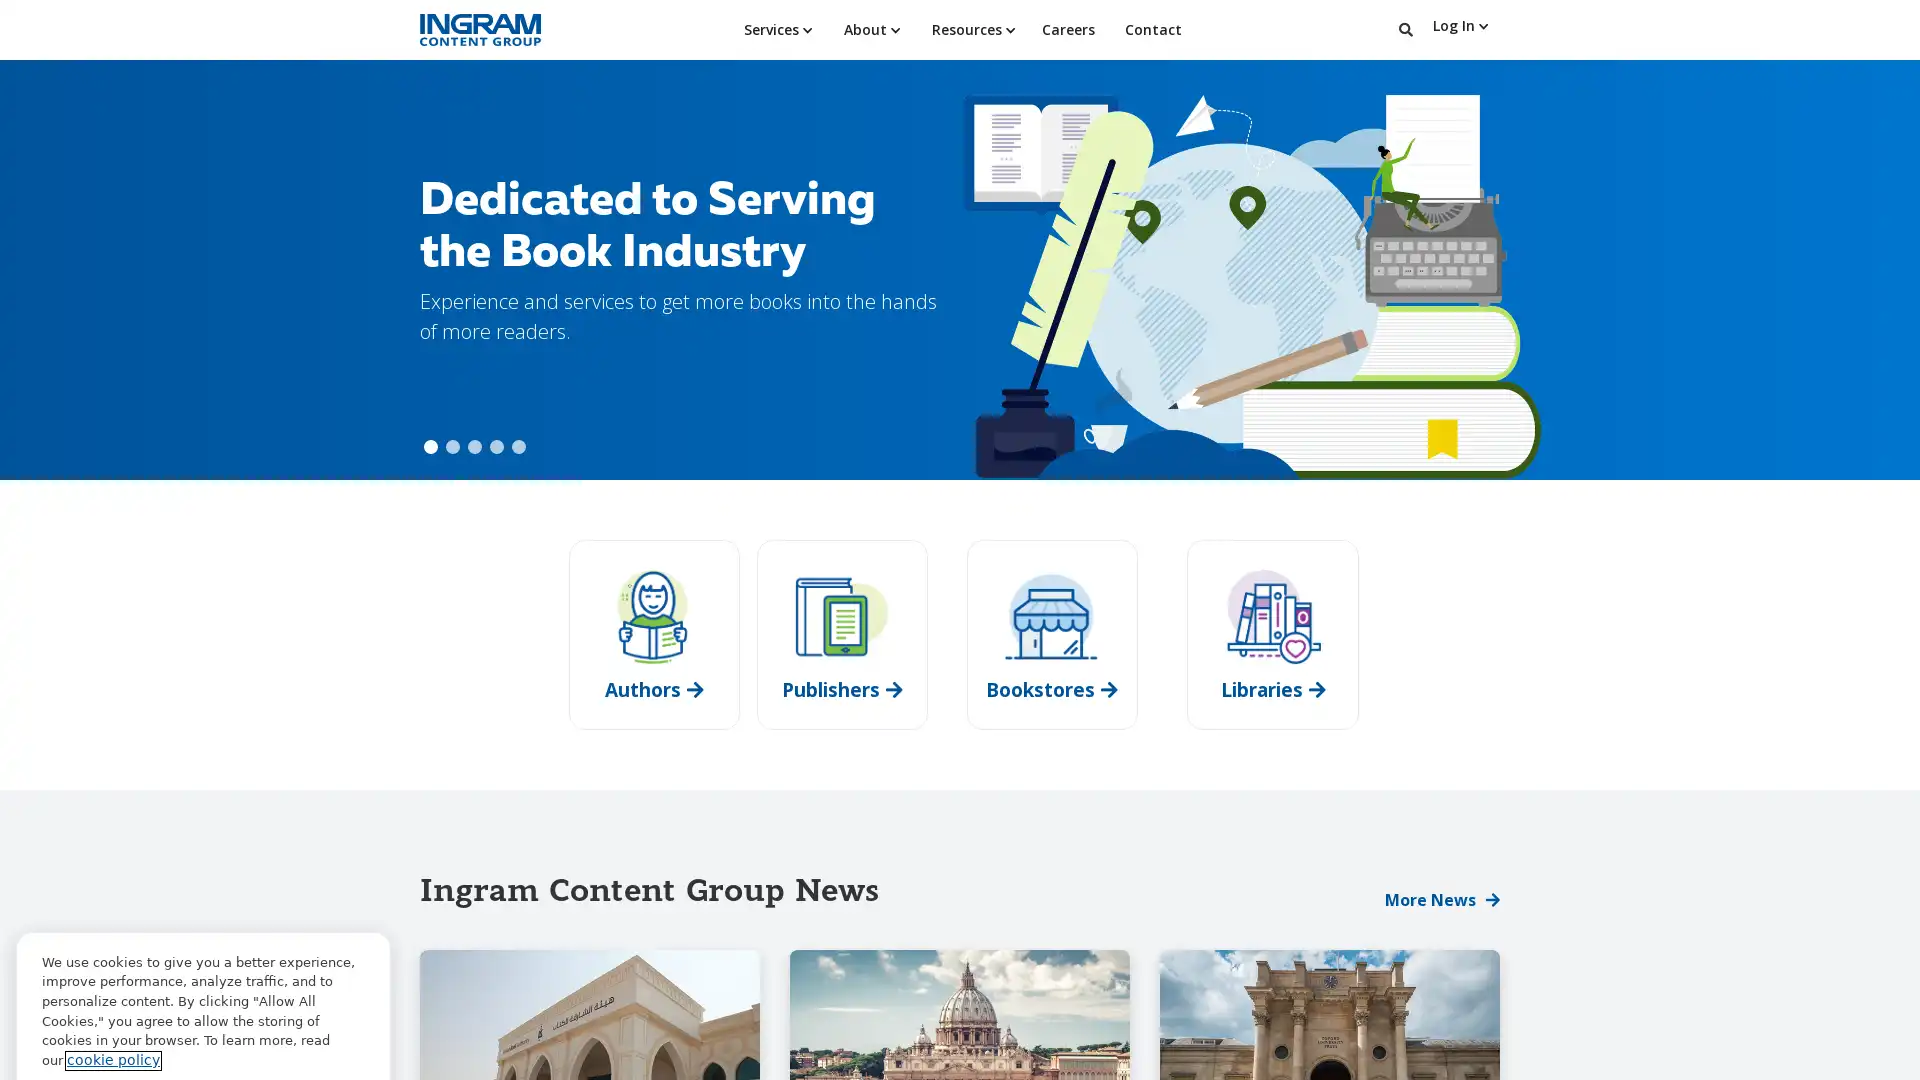  Describe the element at coordinates (430, 445) in the screenshot. I see `Show slide 1 of 5` at that location.